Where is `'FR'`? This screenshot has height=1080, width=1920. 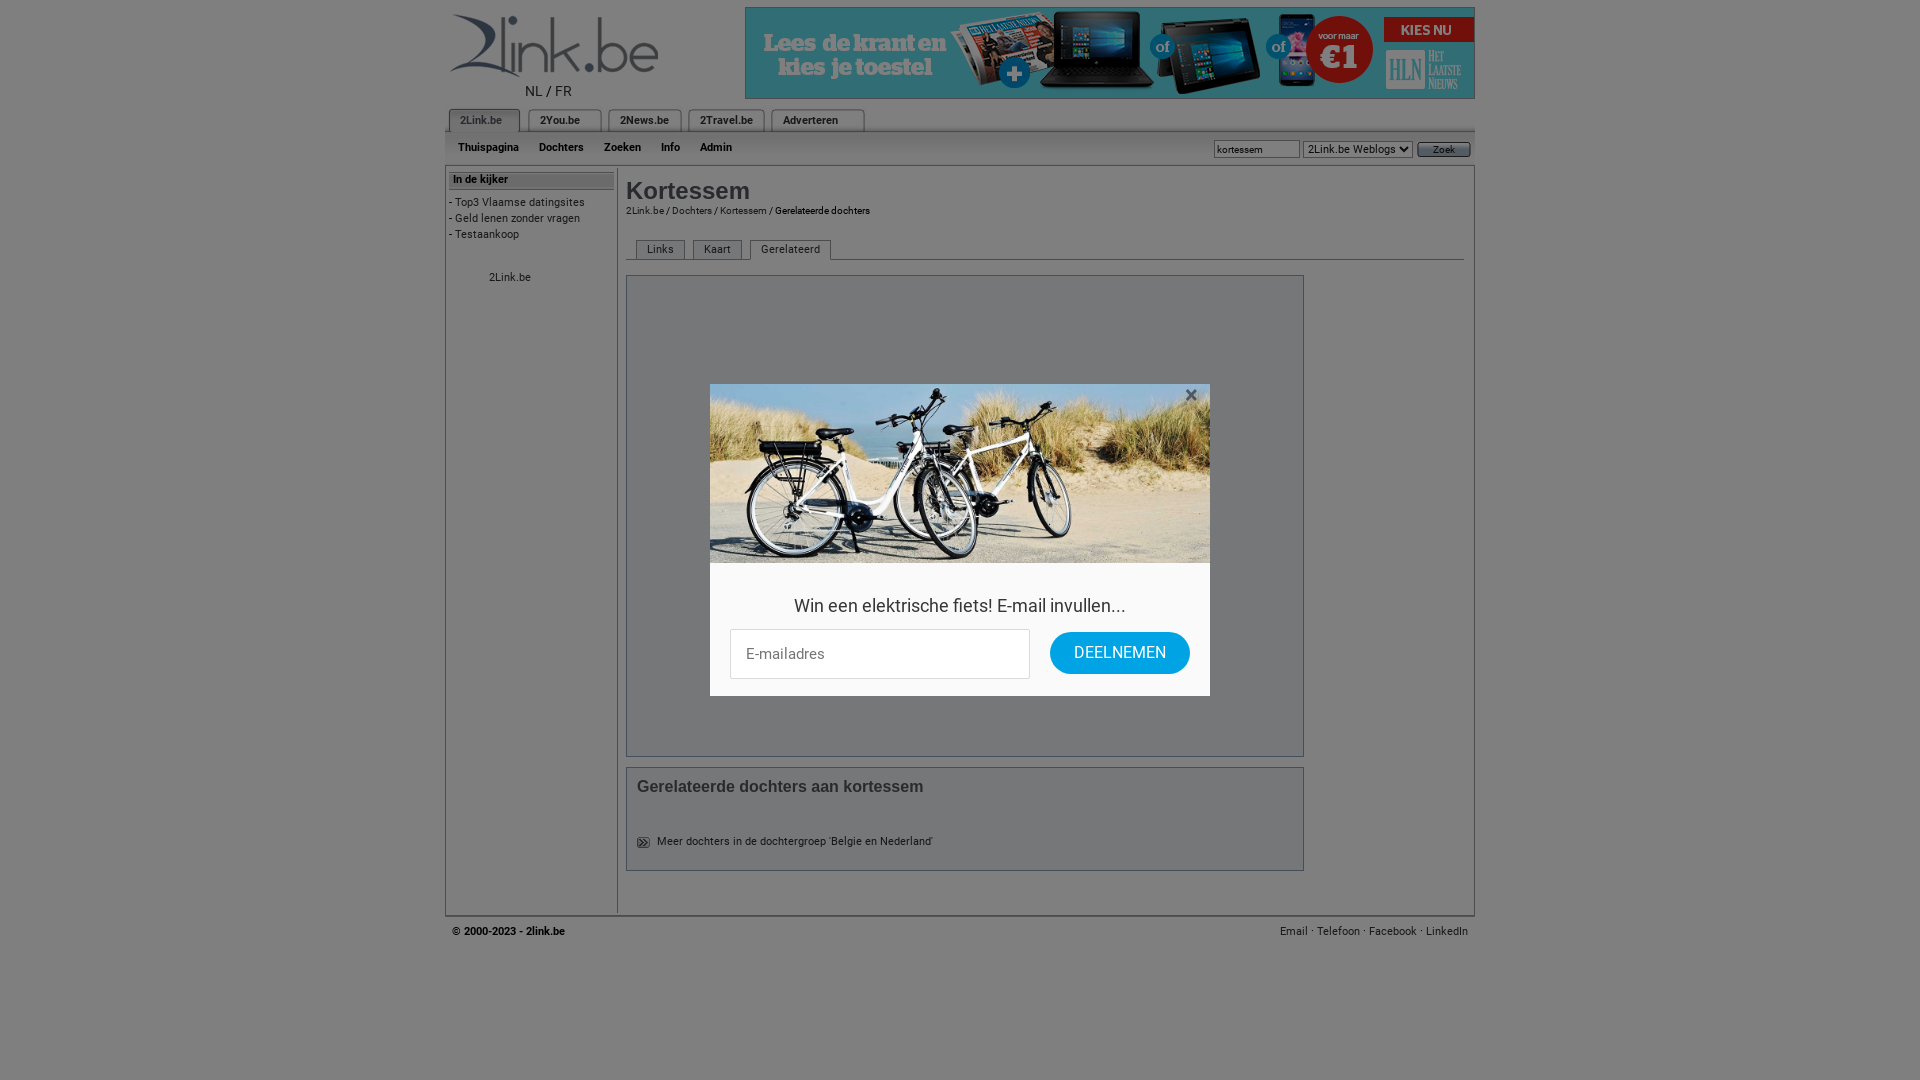
'FR' is located at coordinates (555, 91).